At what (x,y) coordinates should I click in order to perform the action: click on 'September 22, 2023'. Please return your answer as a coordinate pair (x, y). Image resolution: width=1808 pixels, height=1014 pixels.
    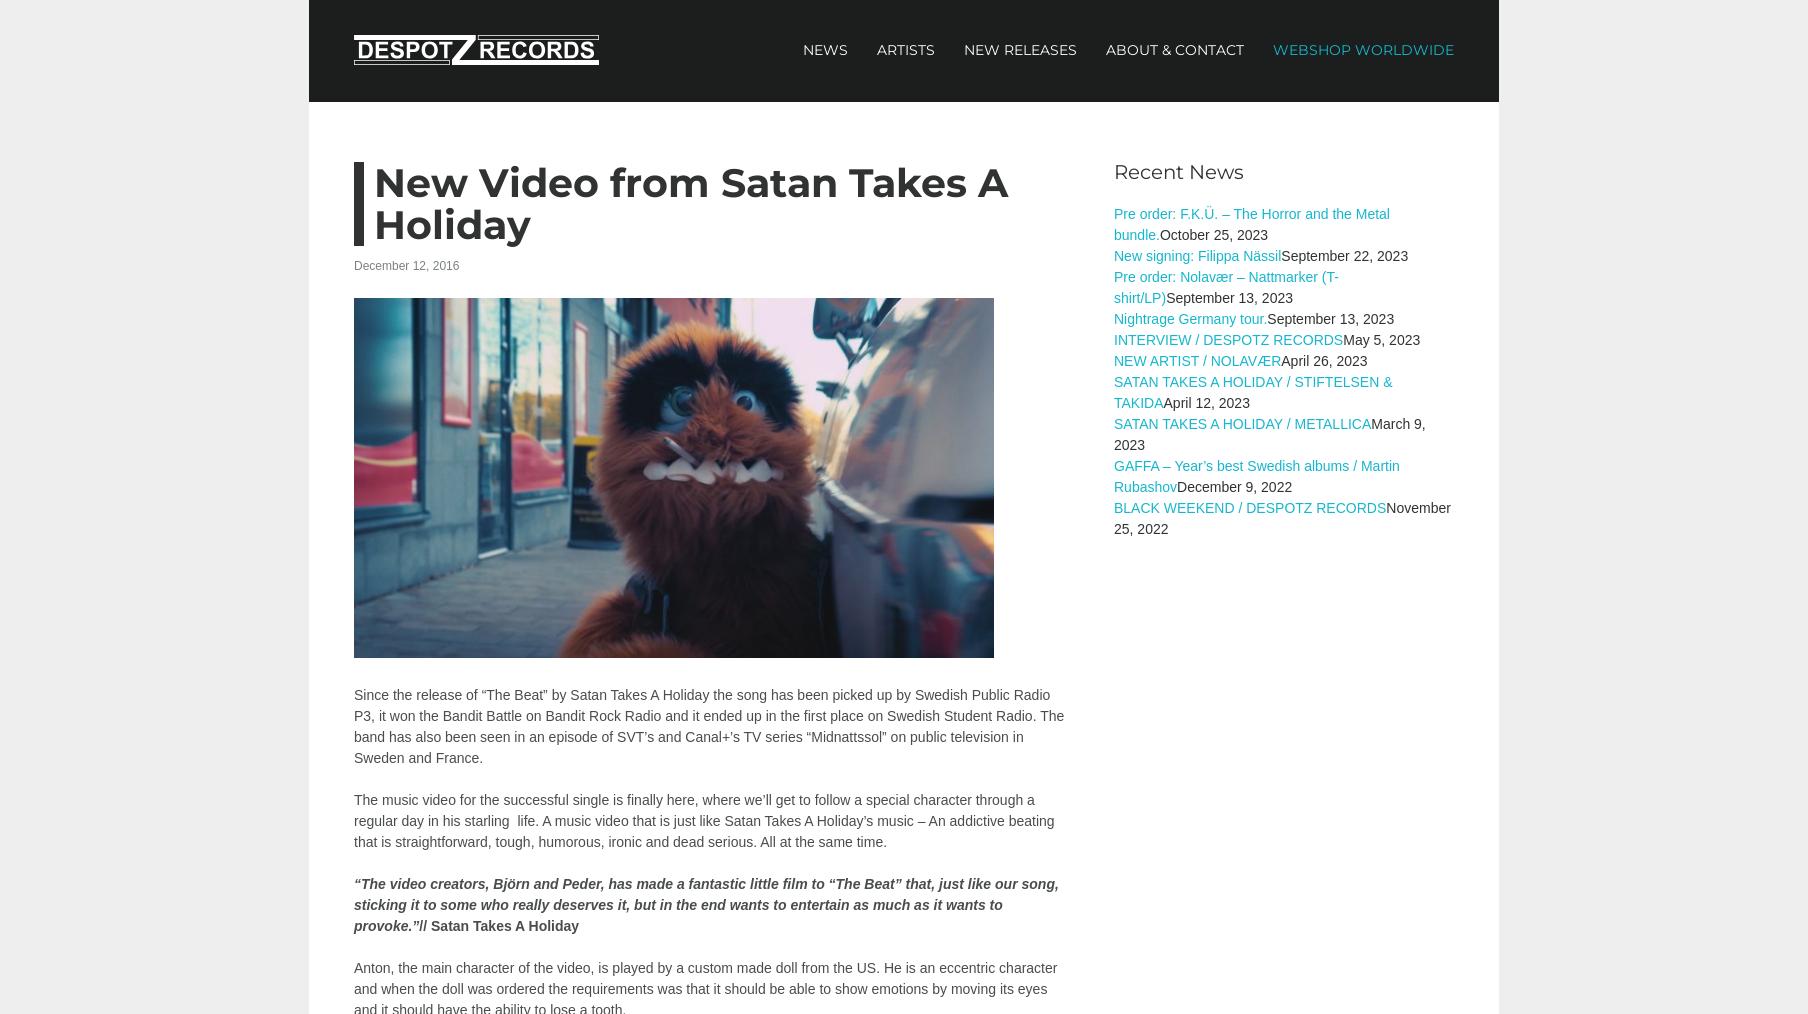
    Looking at the image, I should click on (1343, 256).